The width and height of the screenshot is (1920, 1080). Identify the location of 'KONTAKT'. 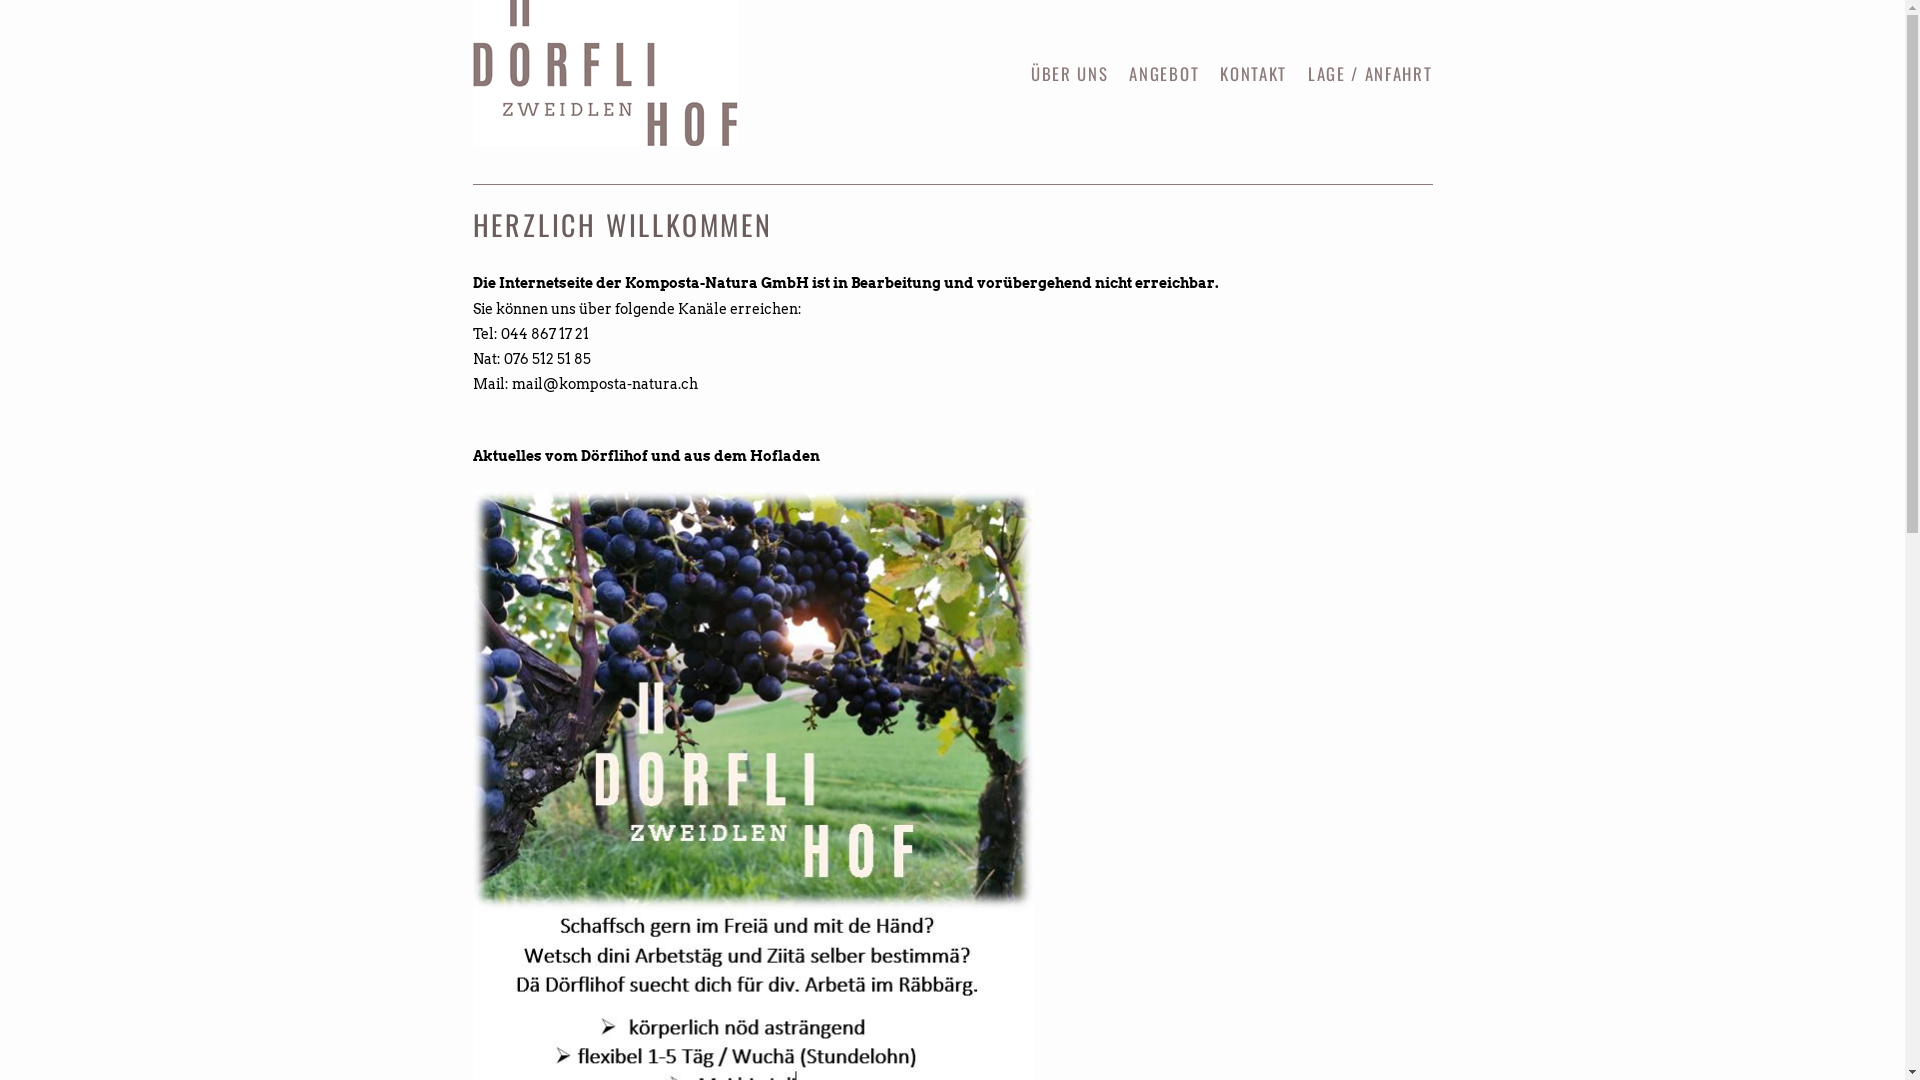
(1218, 72).